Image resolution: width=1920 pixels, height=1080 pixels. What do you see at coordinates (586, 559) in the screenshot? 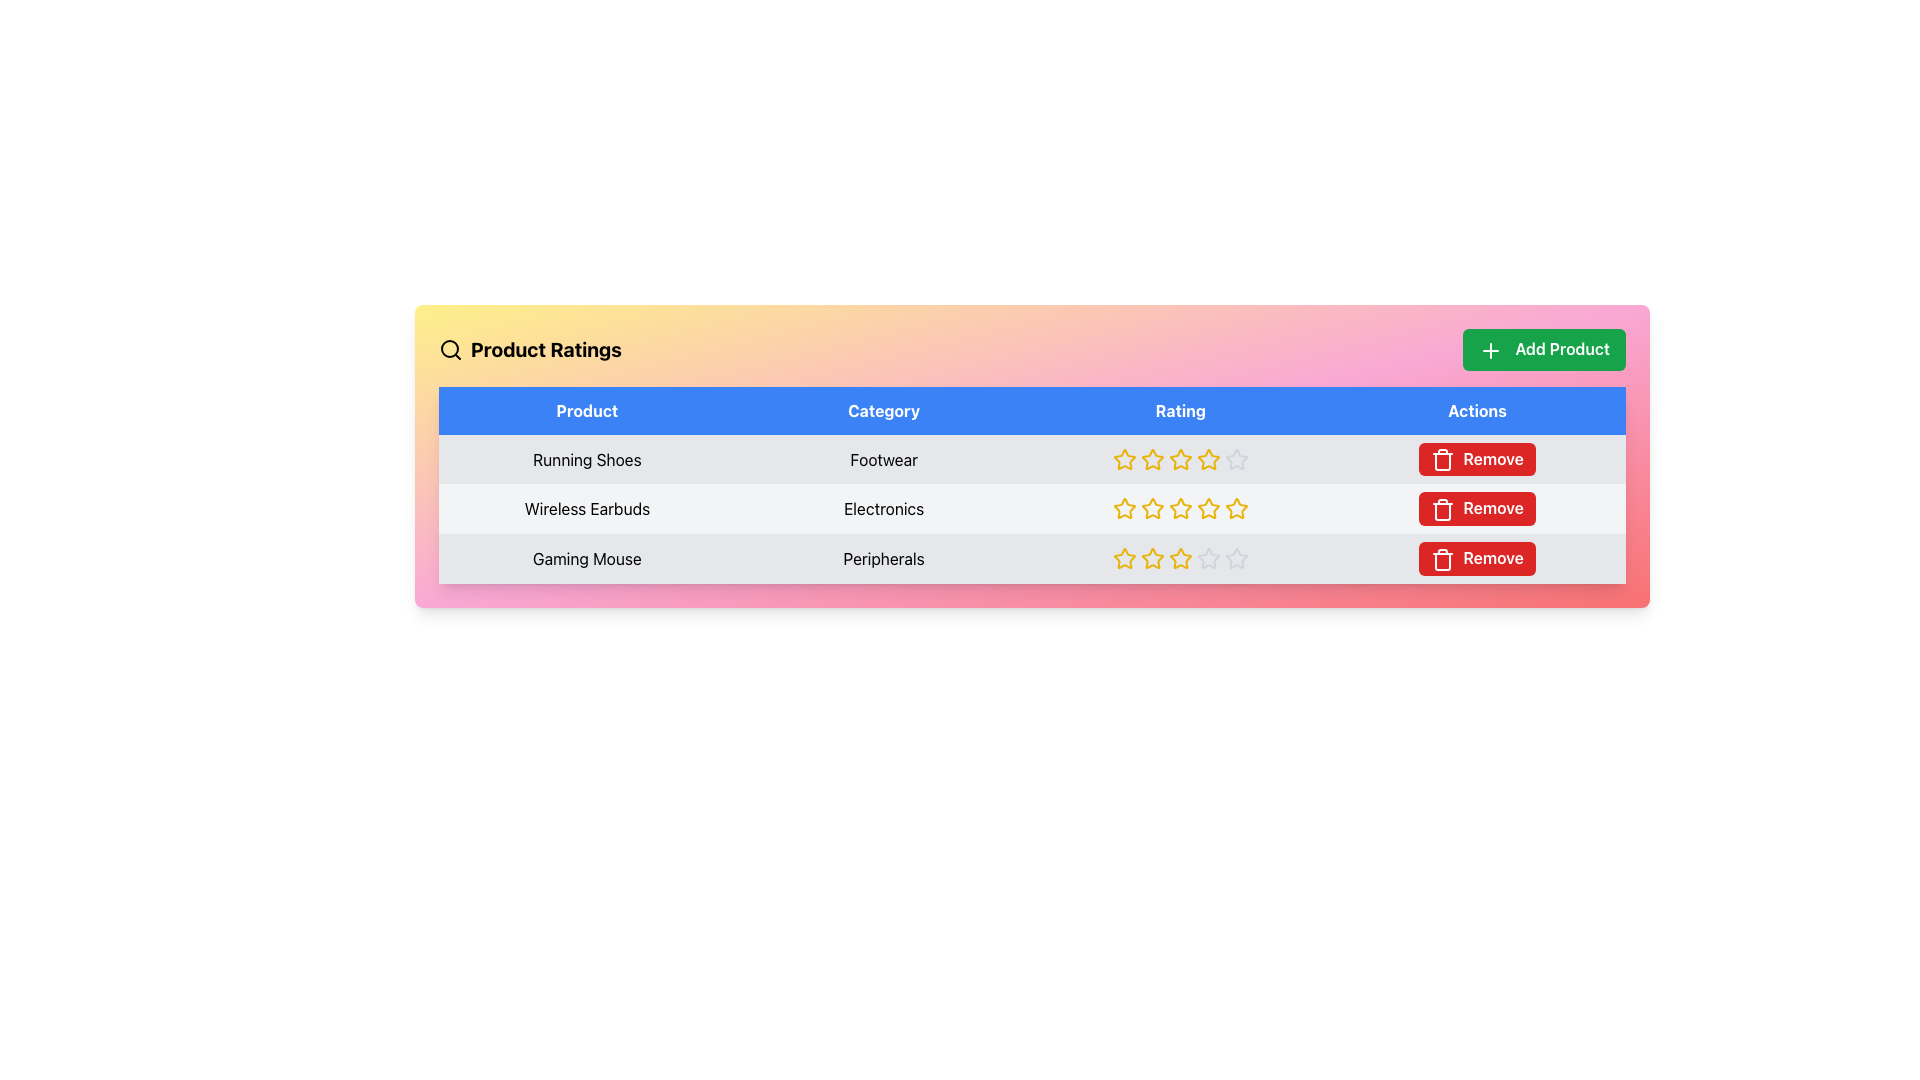
I see `the 'Gaming Mouse' text label located in the first column of the third row of the product attributes table` at bounding box center [586, 559].